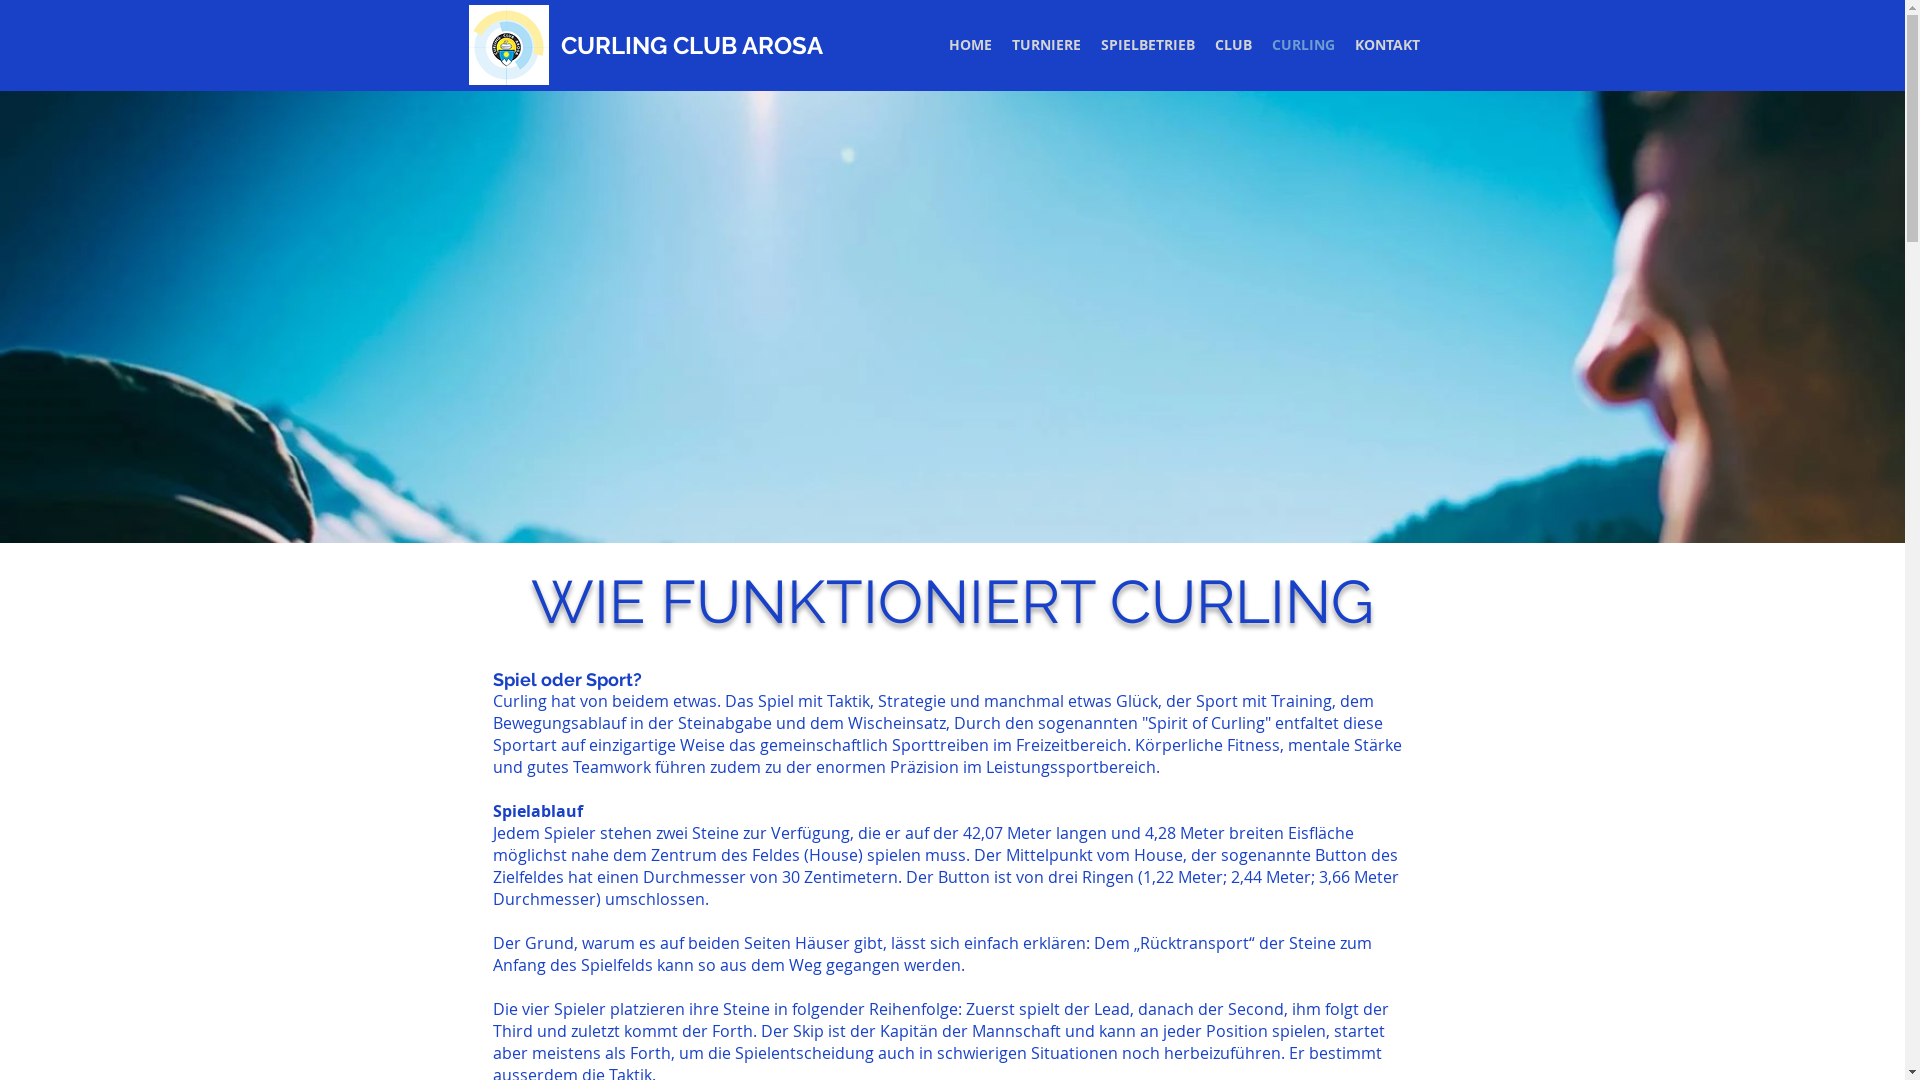  I want to click on 'CCArosa Logo1758x1758.png', so click(508, 45).